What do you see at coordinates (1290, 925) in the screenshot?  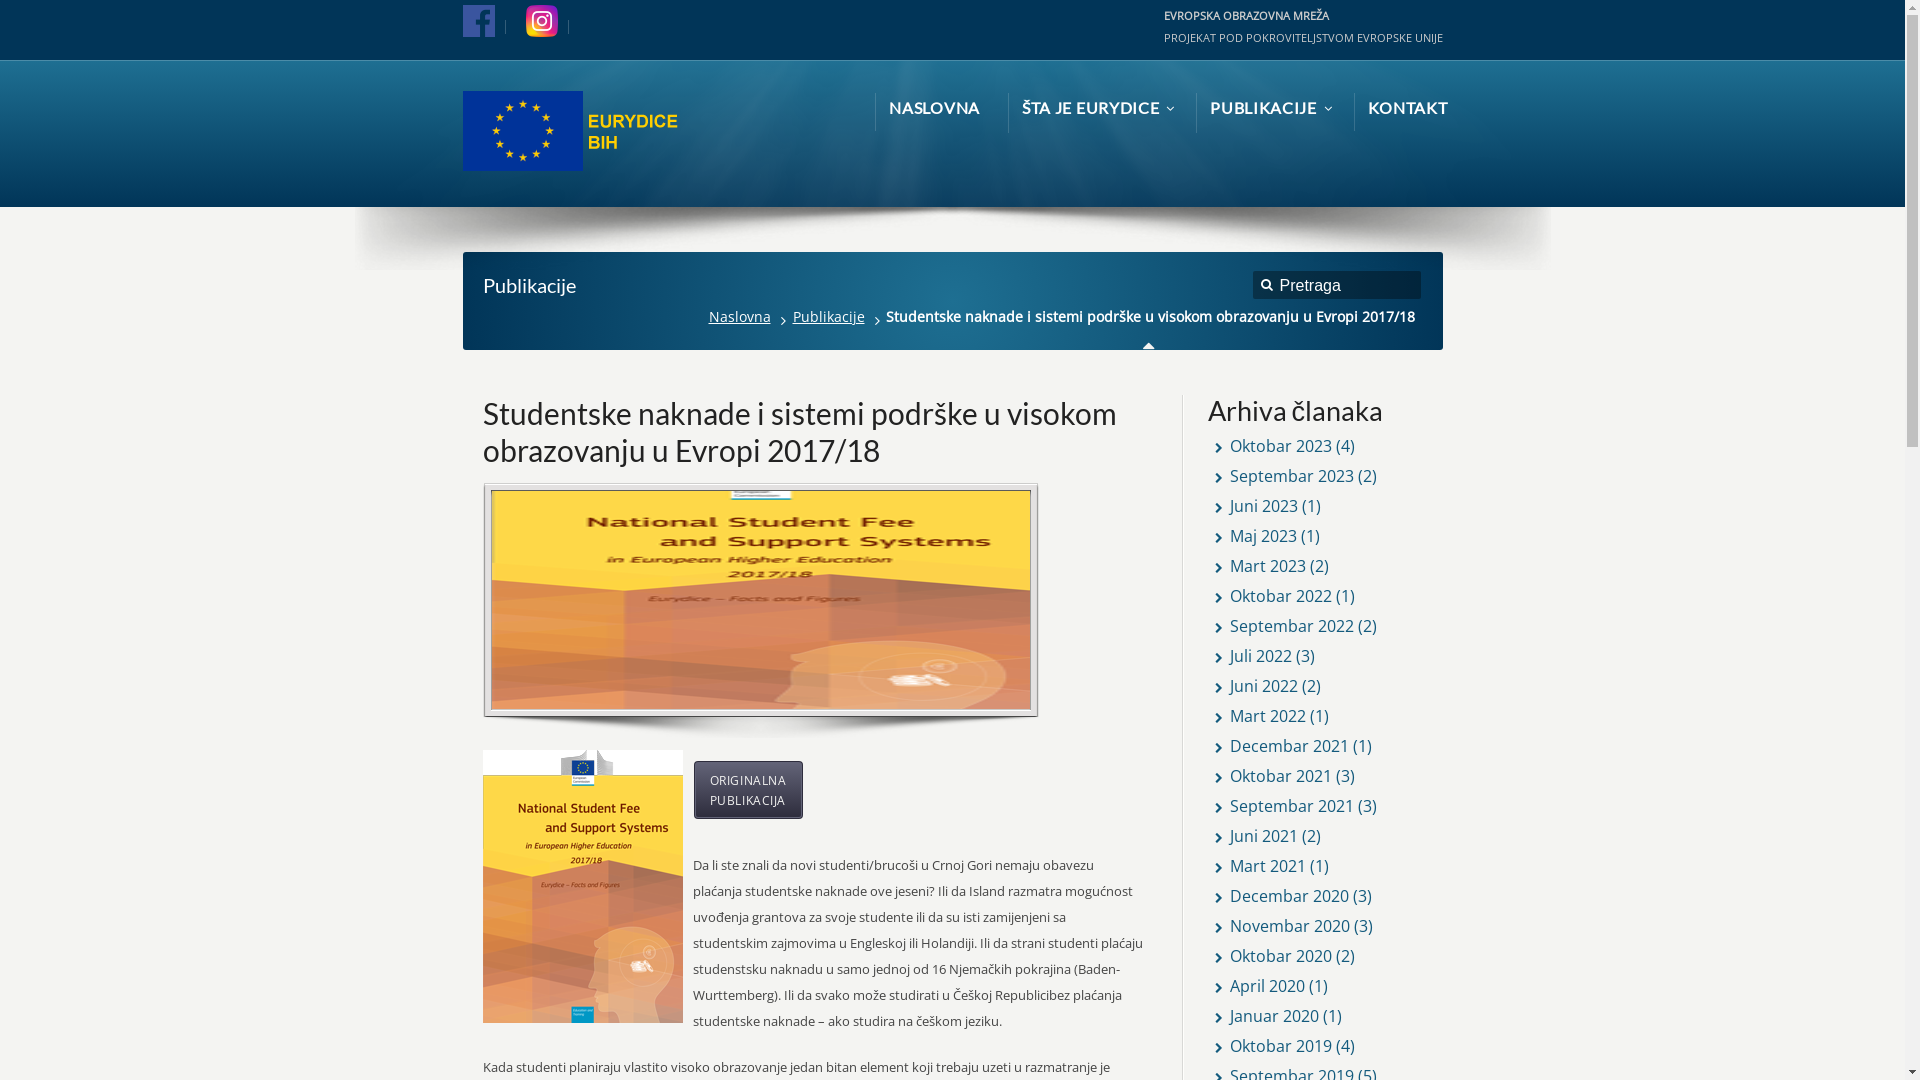 I see `'Novembar 2020'` at bounding box center [1290, 925].